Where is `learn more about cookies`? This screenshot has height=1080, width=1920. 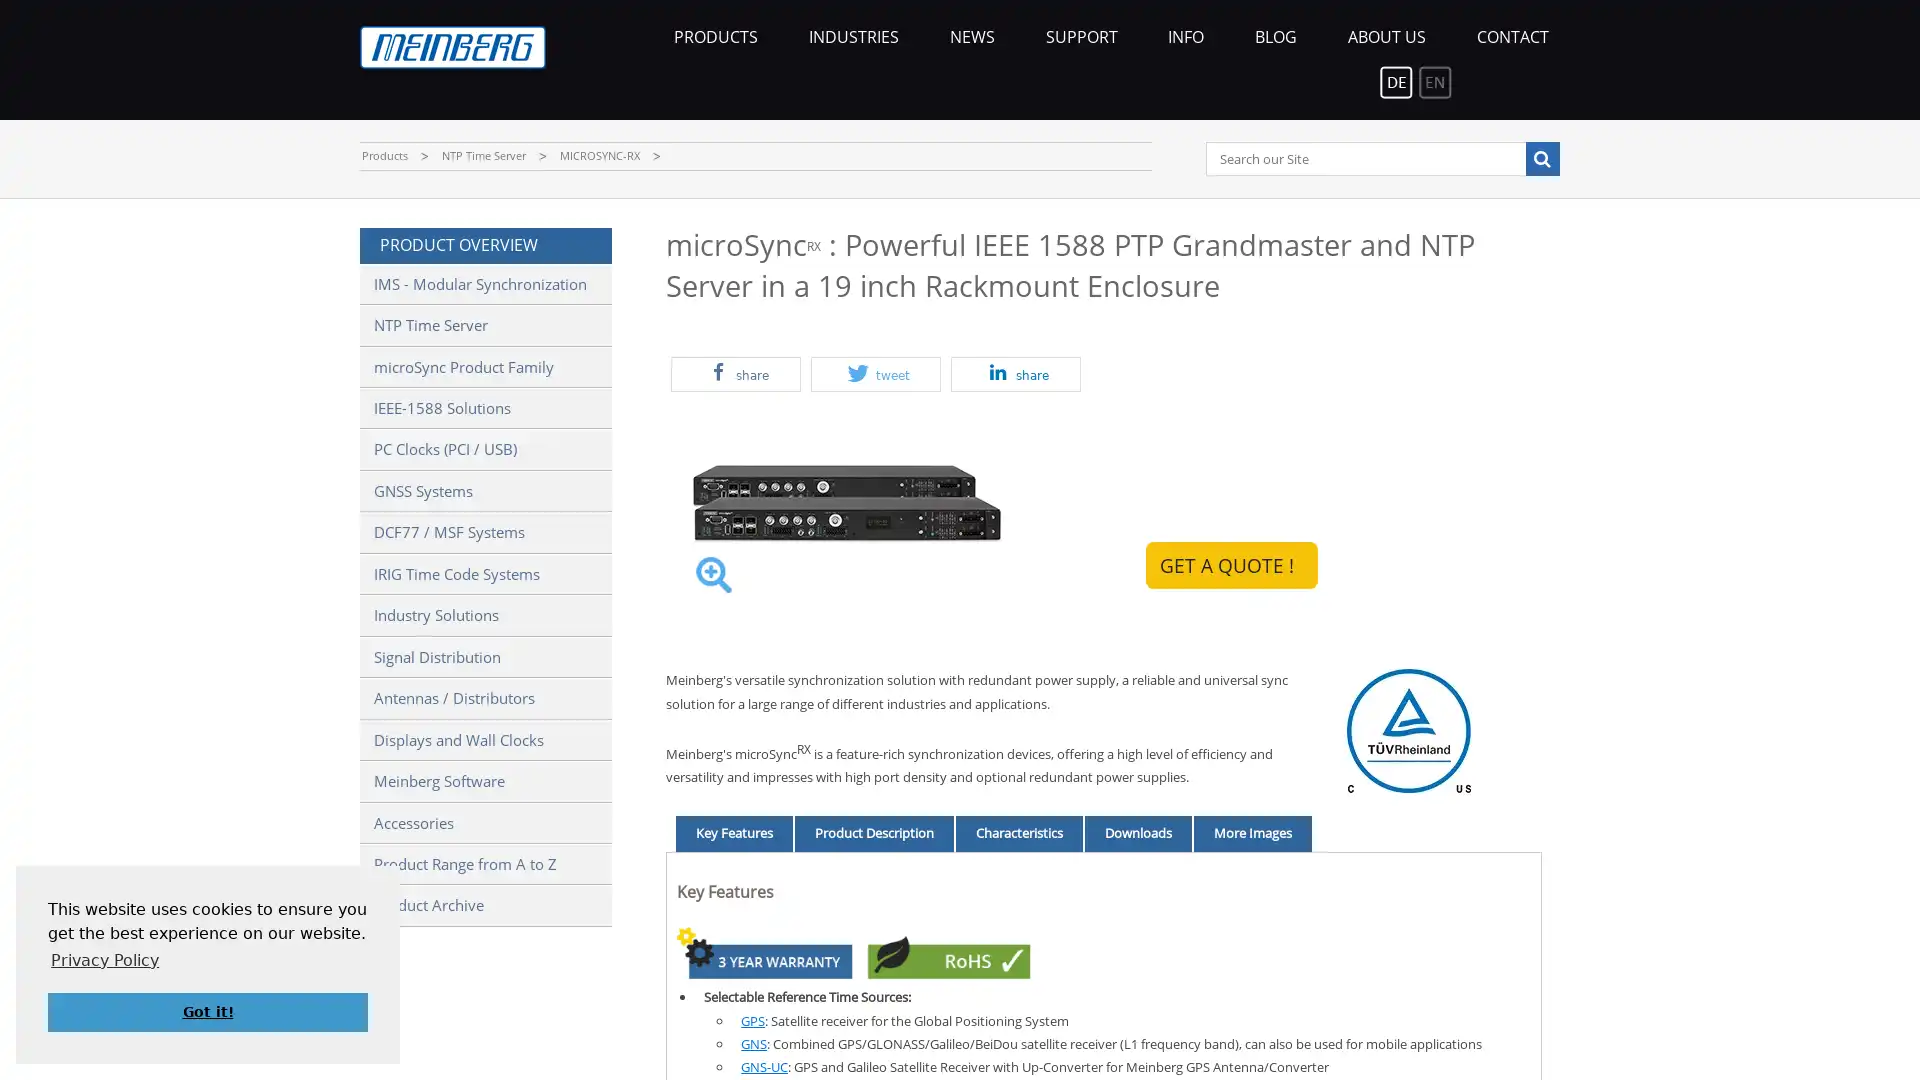
learn more about cookies is located at coordinates (104, 959).